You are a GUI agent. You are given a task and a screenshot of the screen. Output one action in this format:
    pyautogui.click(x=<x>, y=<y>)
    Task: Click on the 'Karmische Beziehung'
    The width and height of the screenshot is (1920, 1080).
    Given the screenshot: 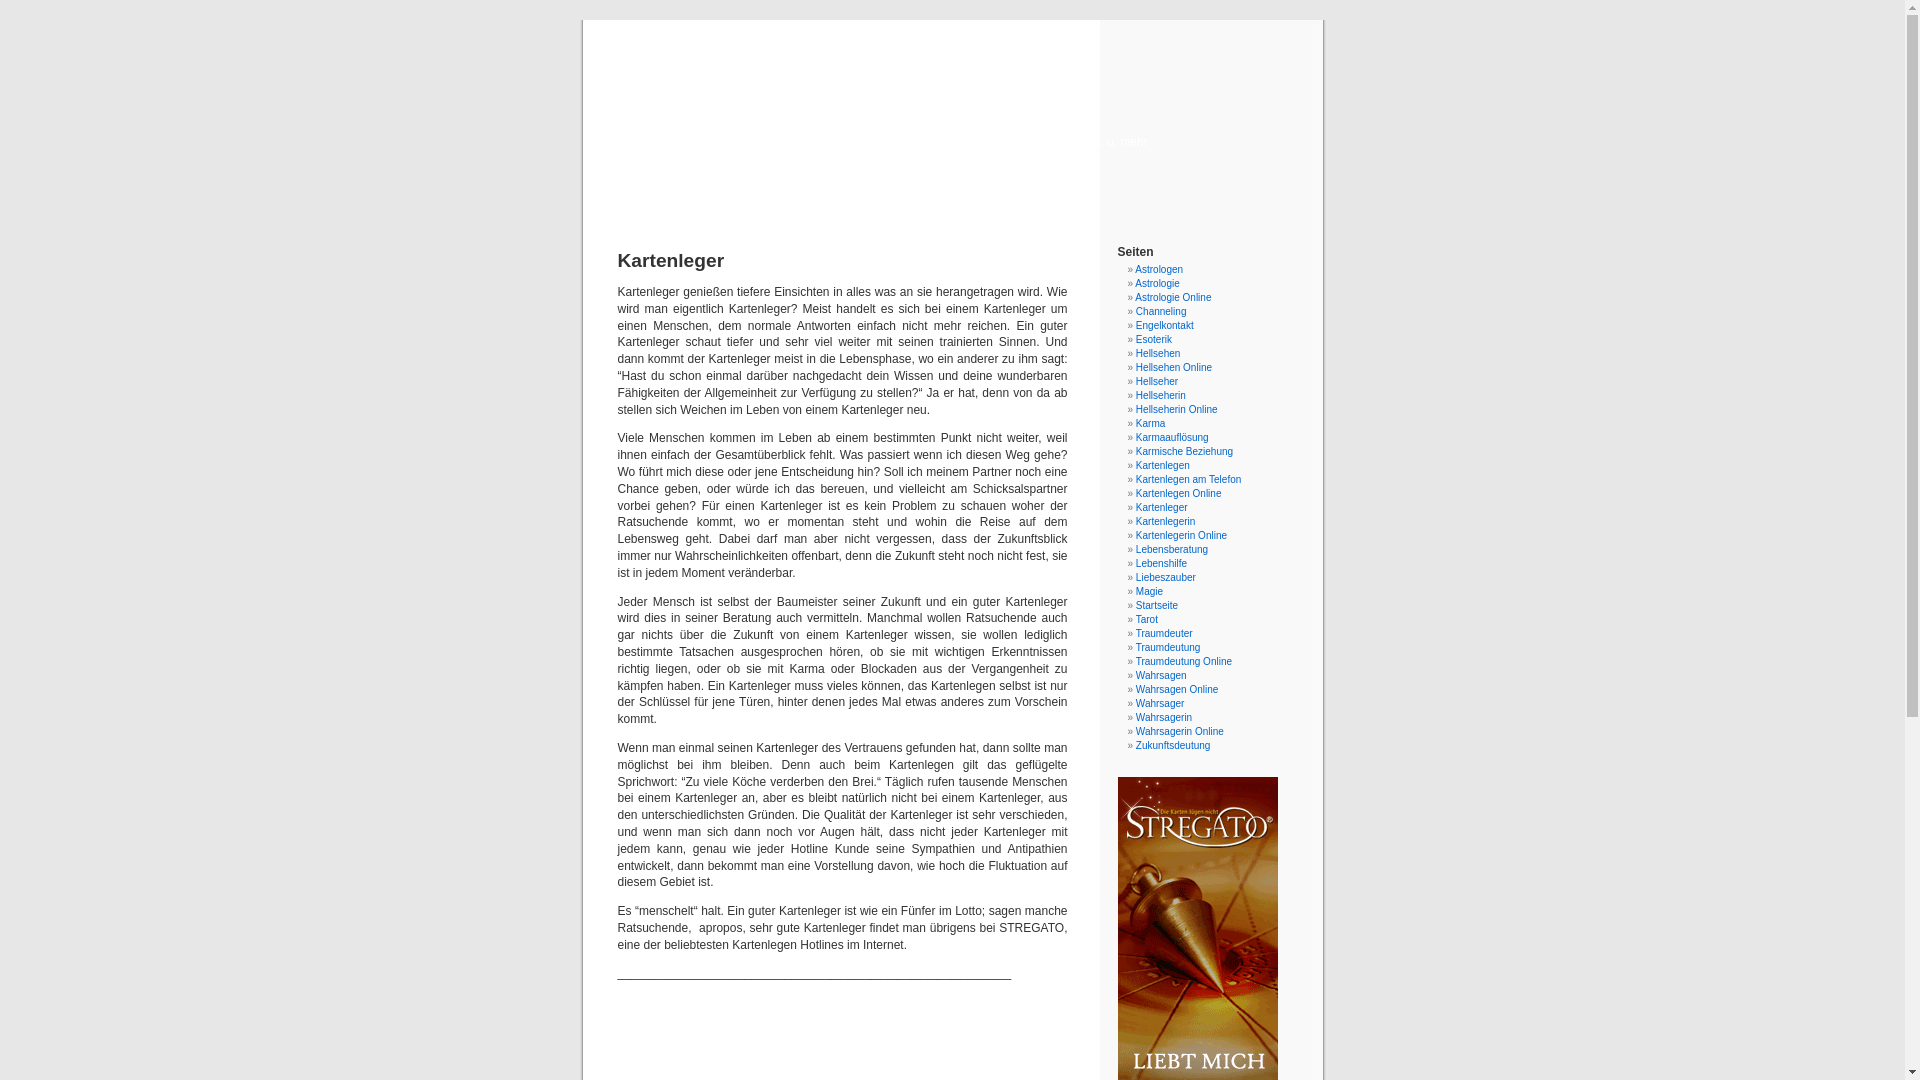 What is the action you would take?
    pyautogui.click(x=1184, y=451)
    